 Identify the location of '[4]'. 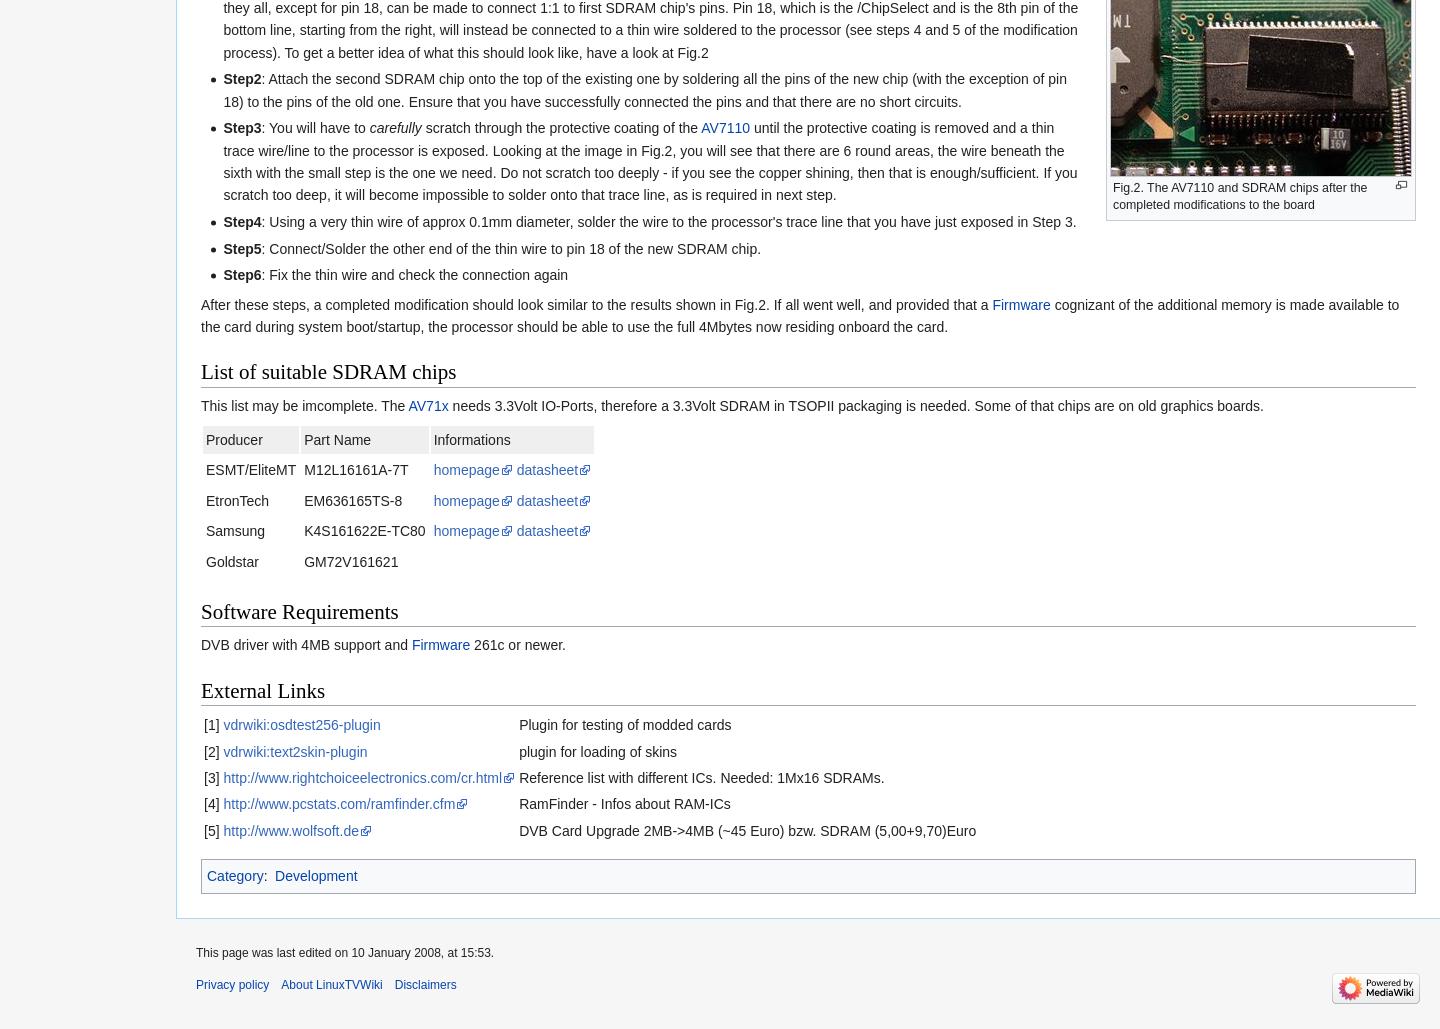
(211, 803).